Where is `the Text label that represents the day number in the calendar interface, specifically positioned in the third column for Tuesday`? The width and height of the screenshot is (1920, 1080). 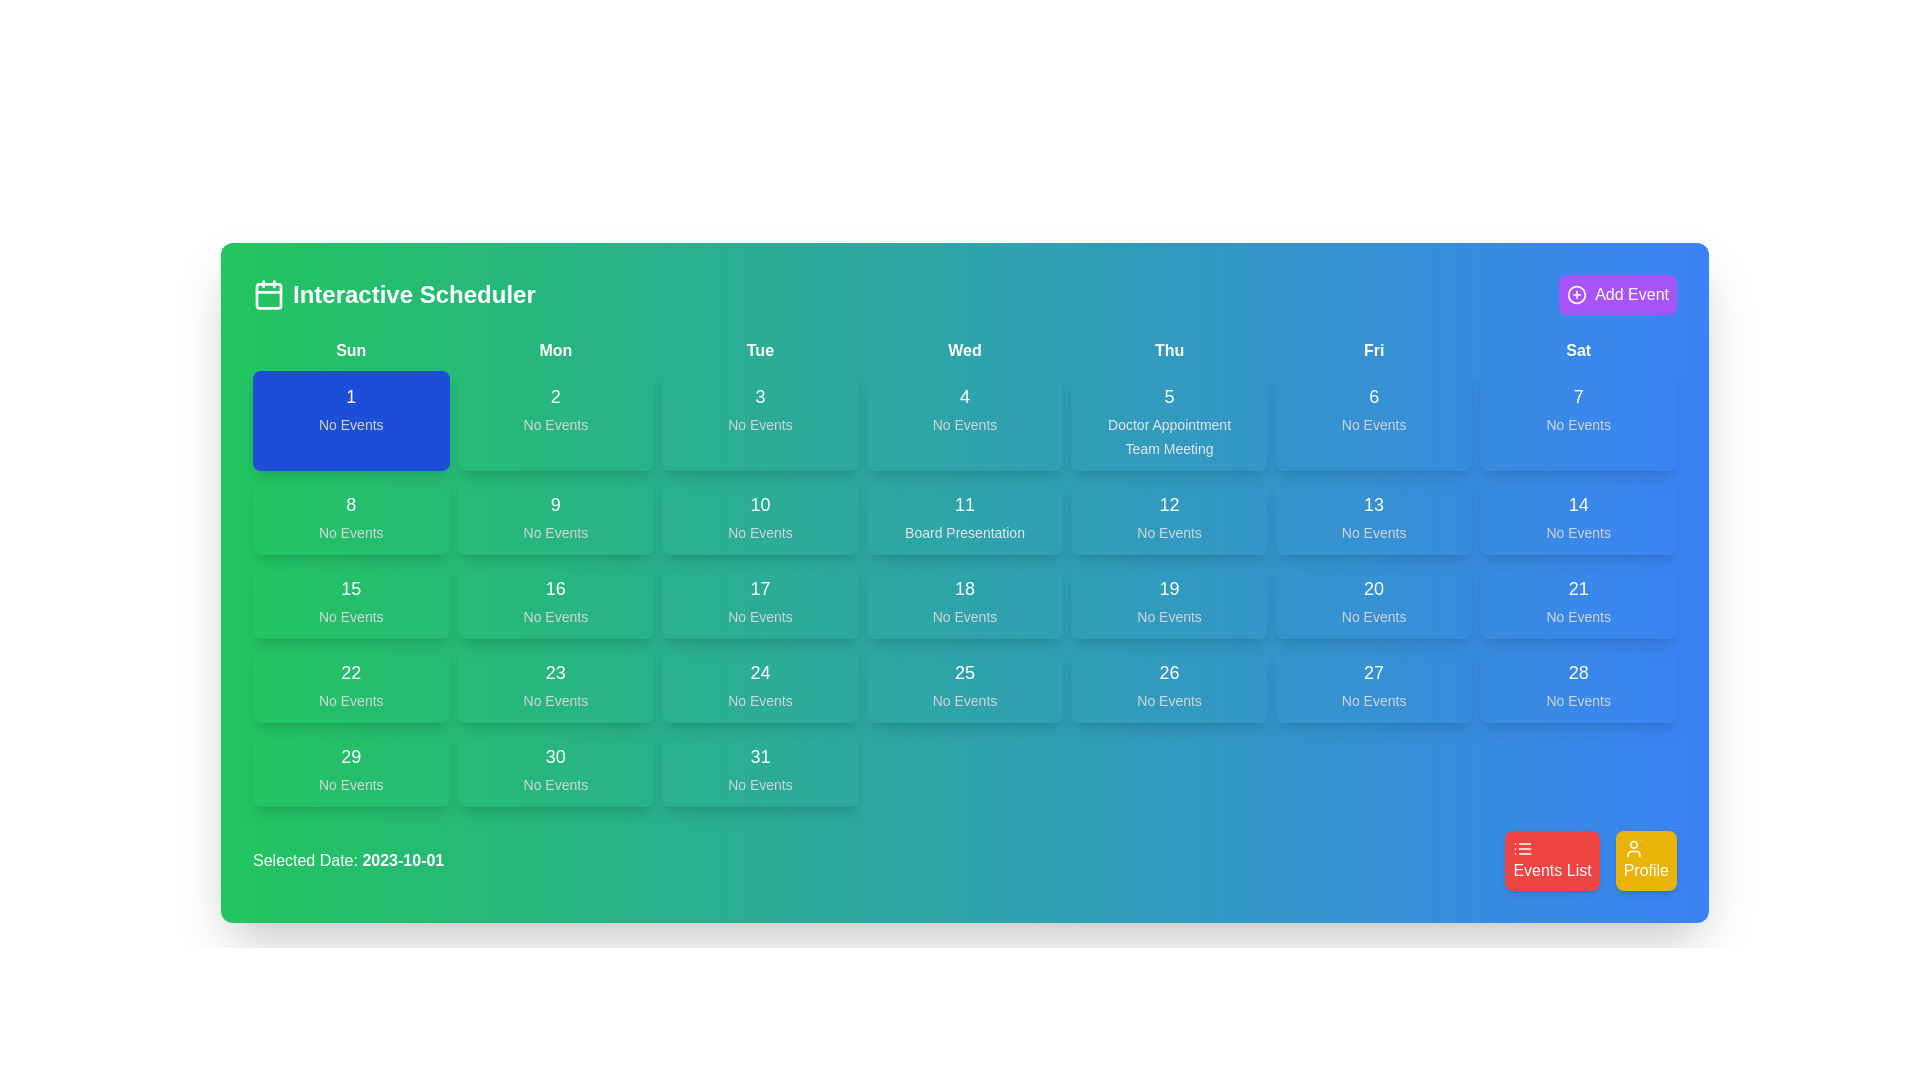
the Text label that represents the day number in the calendar interface, specifically positioned in the third column for Tuesday is located at coordinates (759, 397).